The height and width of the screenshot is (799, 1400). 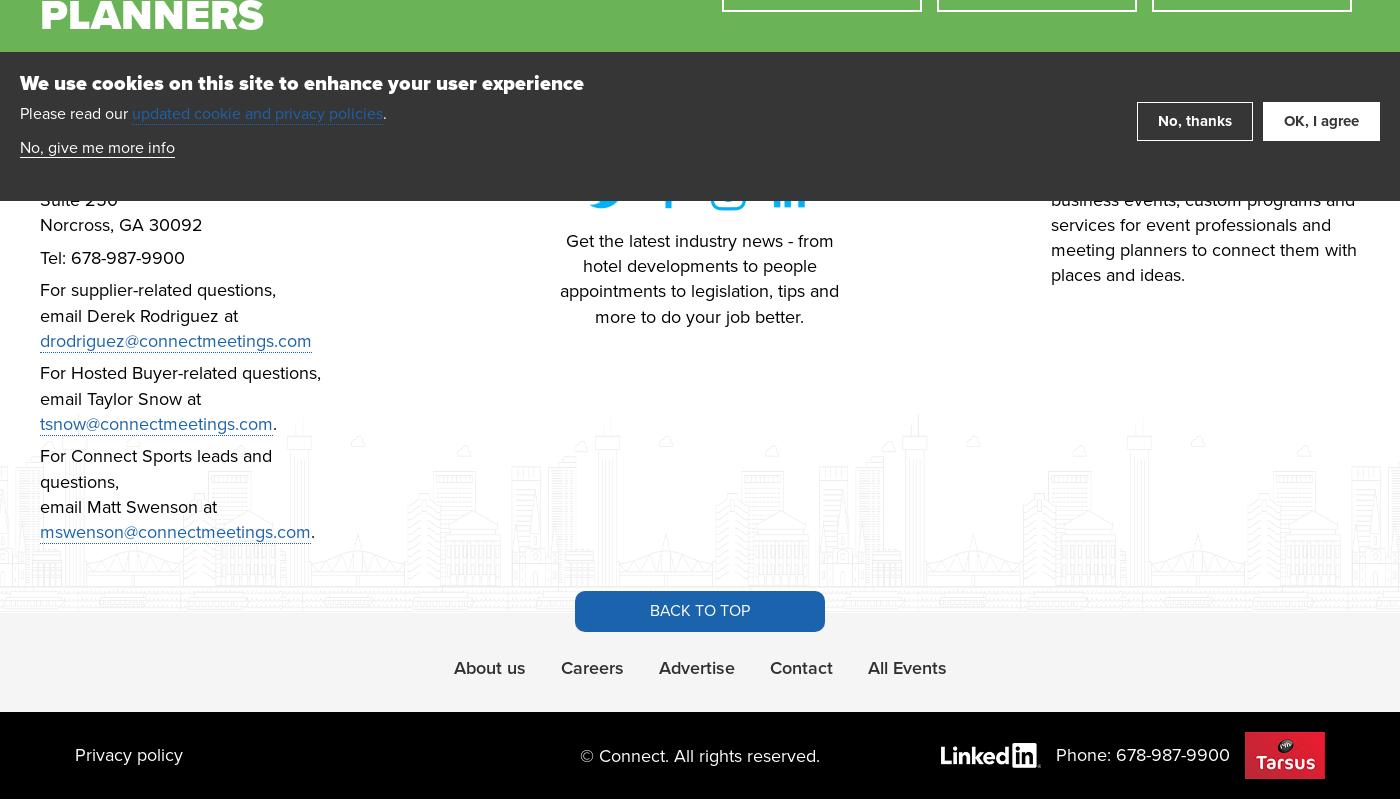 I want to click on 'Contact', so click(x=769, y=666).